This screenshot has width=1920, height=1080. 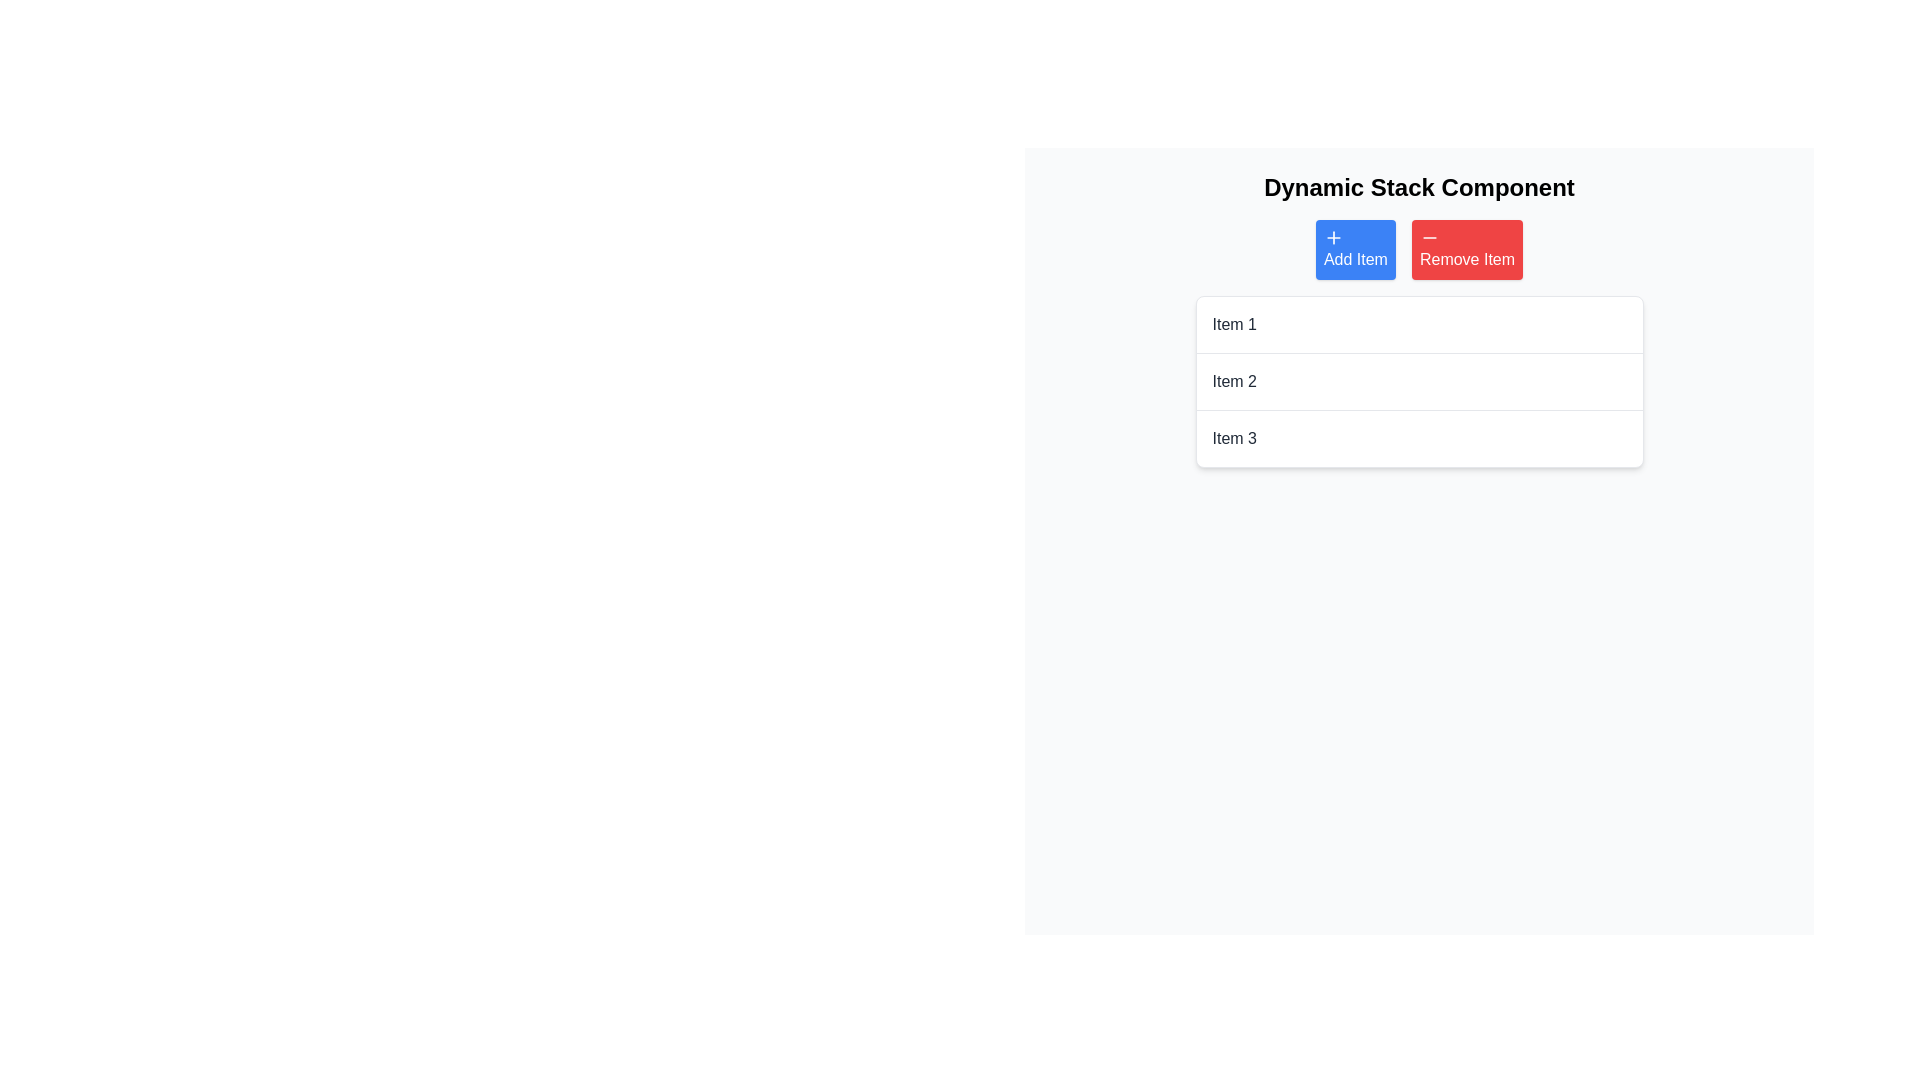 I want to click on the blue rectangular button labeled 'Add Item', so click(x=1355, y=249).